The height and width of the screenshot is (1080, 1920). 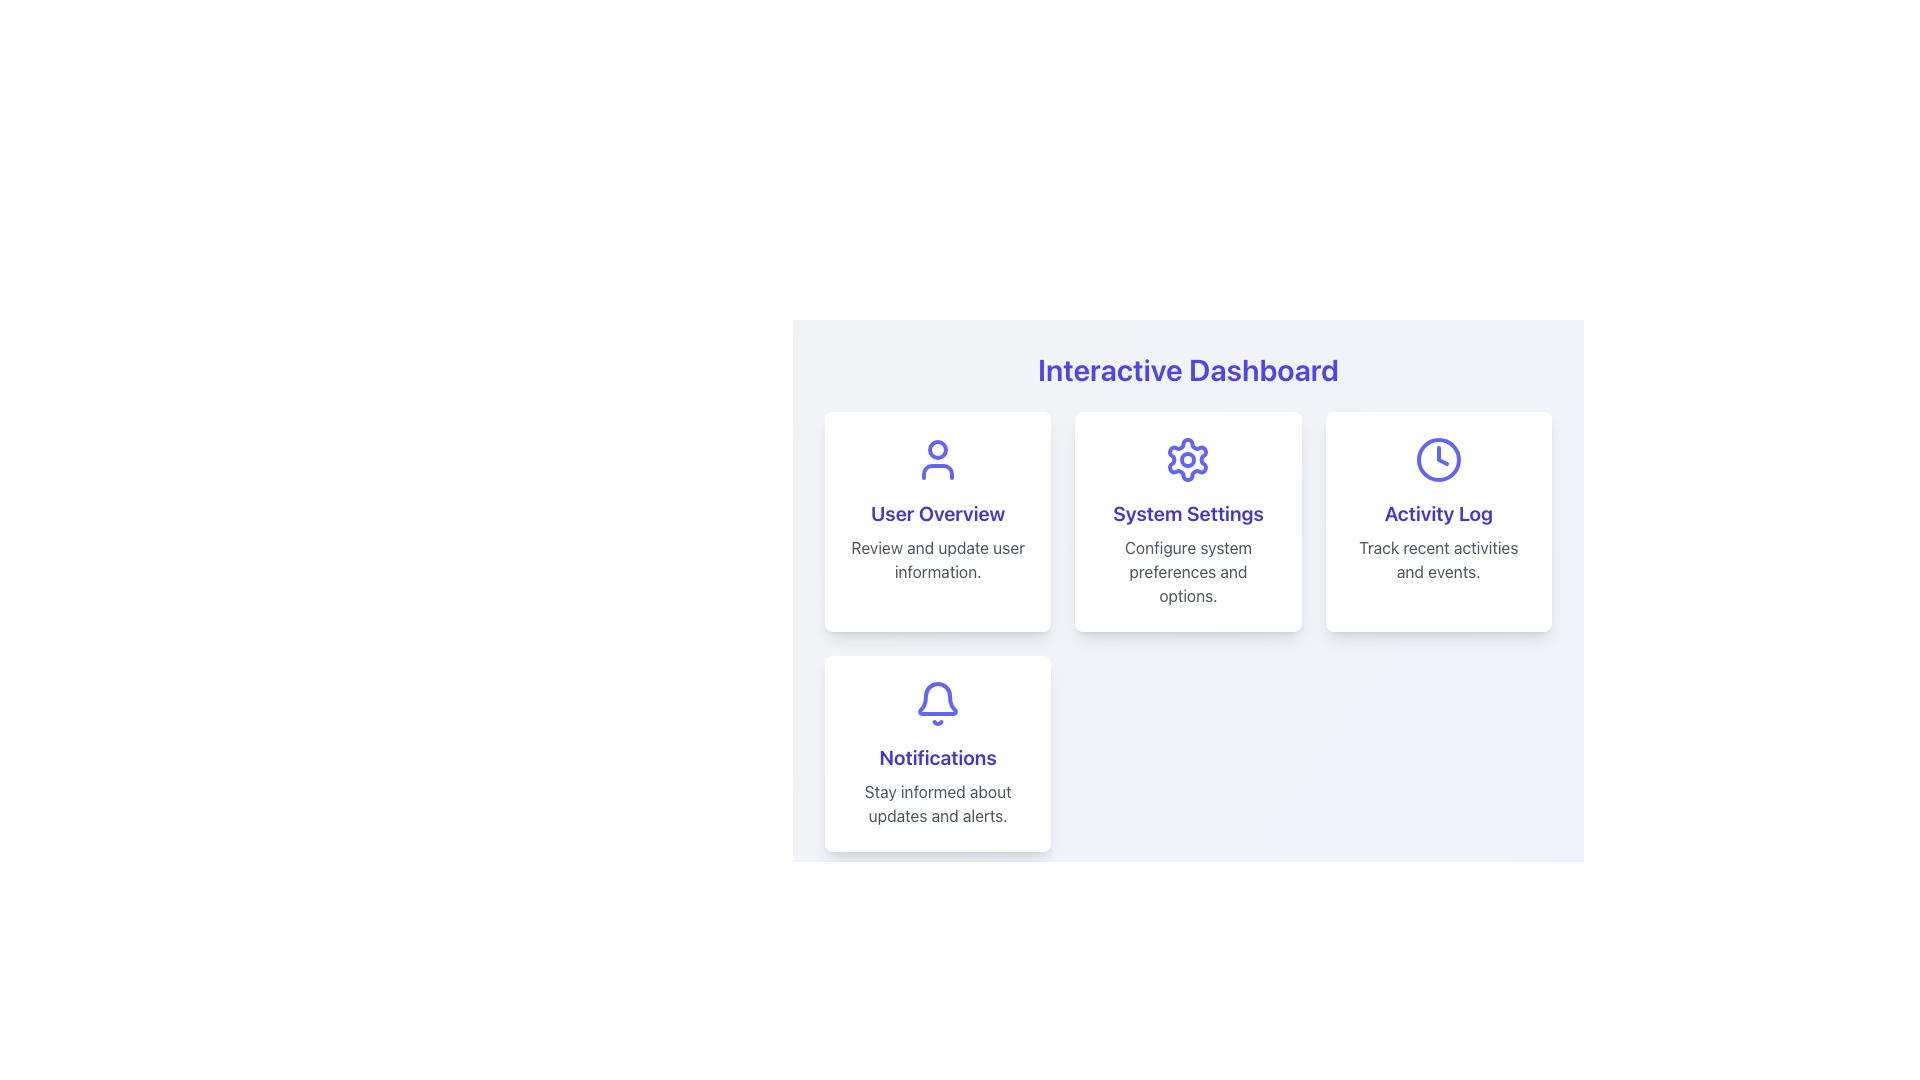 I want to click on text label that displays 'Review and update user information.' located below the 'User Overview' header in the card layout, so click(x=937, y=559).